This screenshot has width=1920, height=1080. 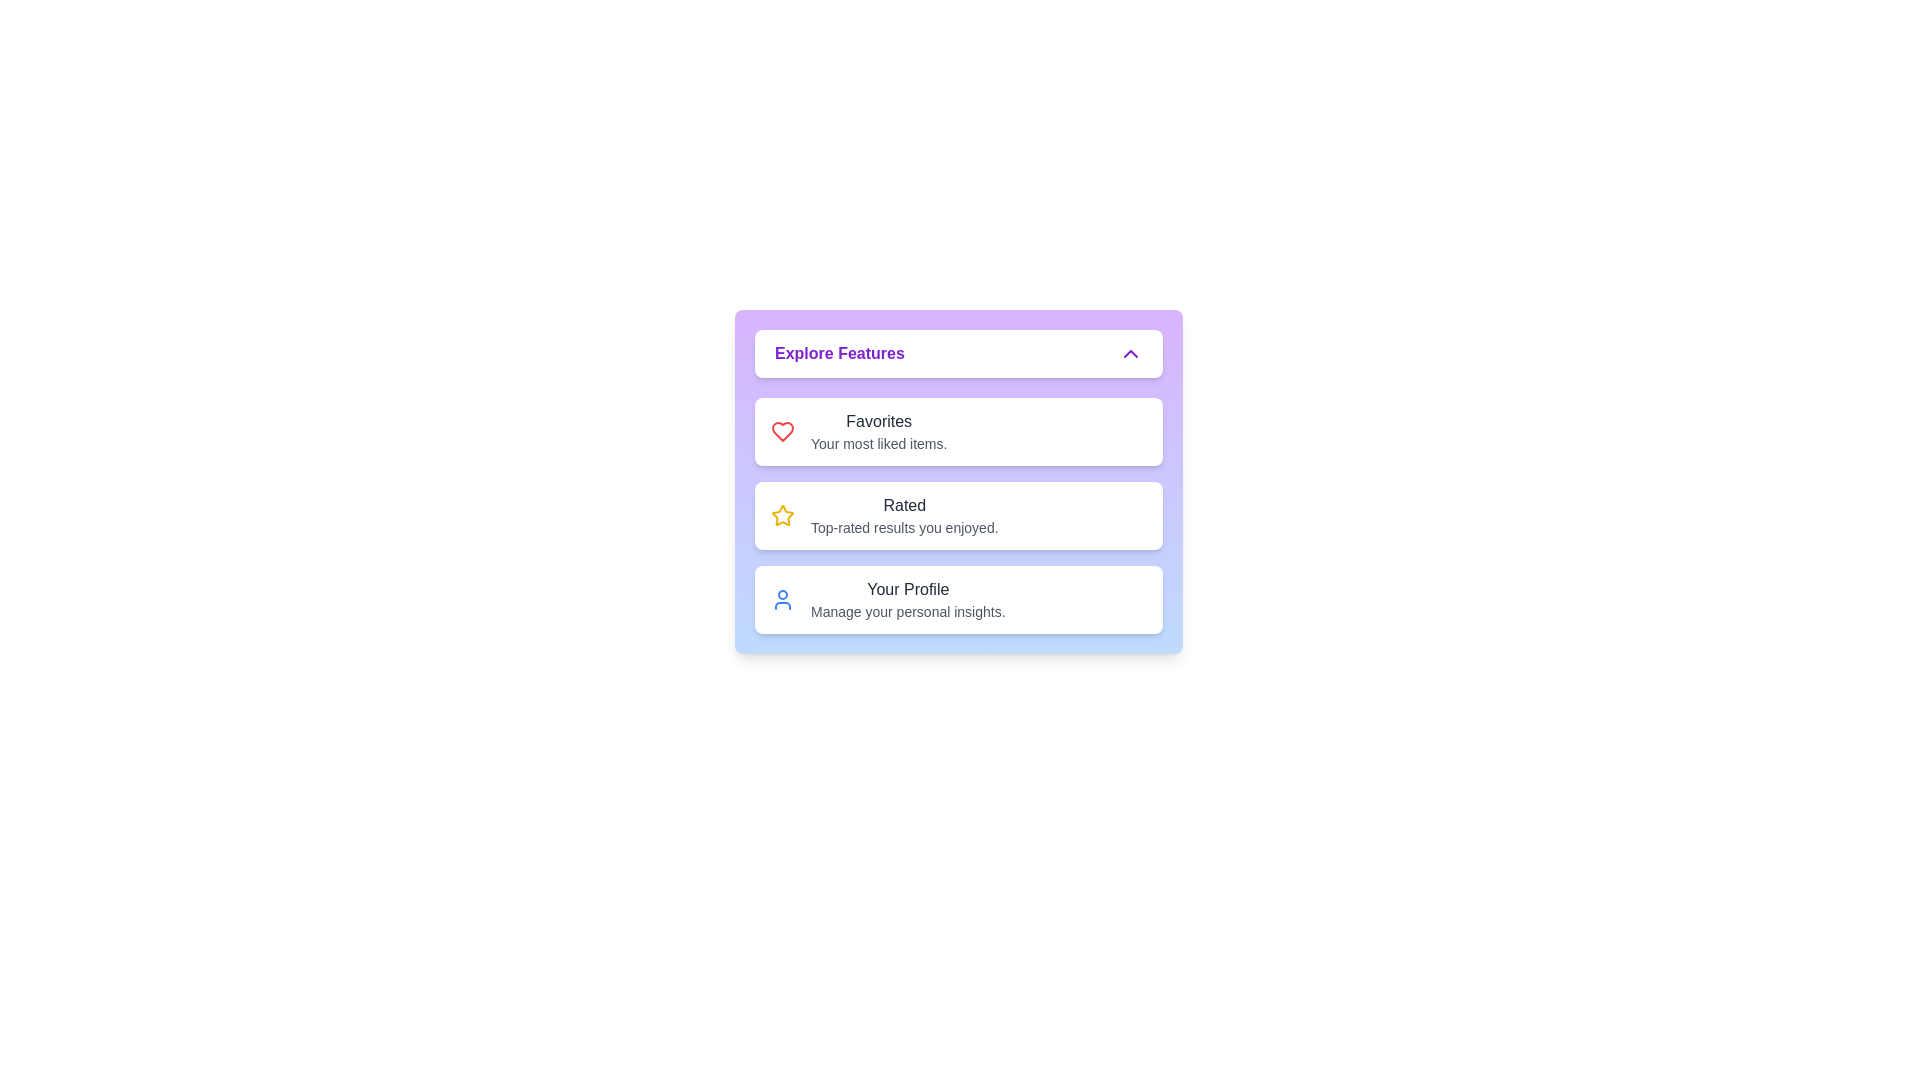 What do you see at coordinates (781, 599) in the screenshot?
I see `the supplementary icon indicating the purpose of the 'Your Profile' section, positioned at the top-left corner of the section` at bounding box center [781, 599].